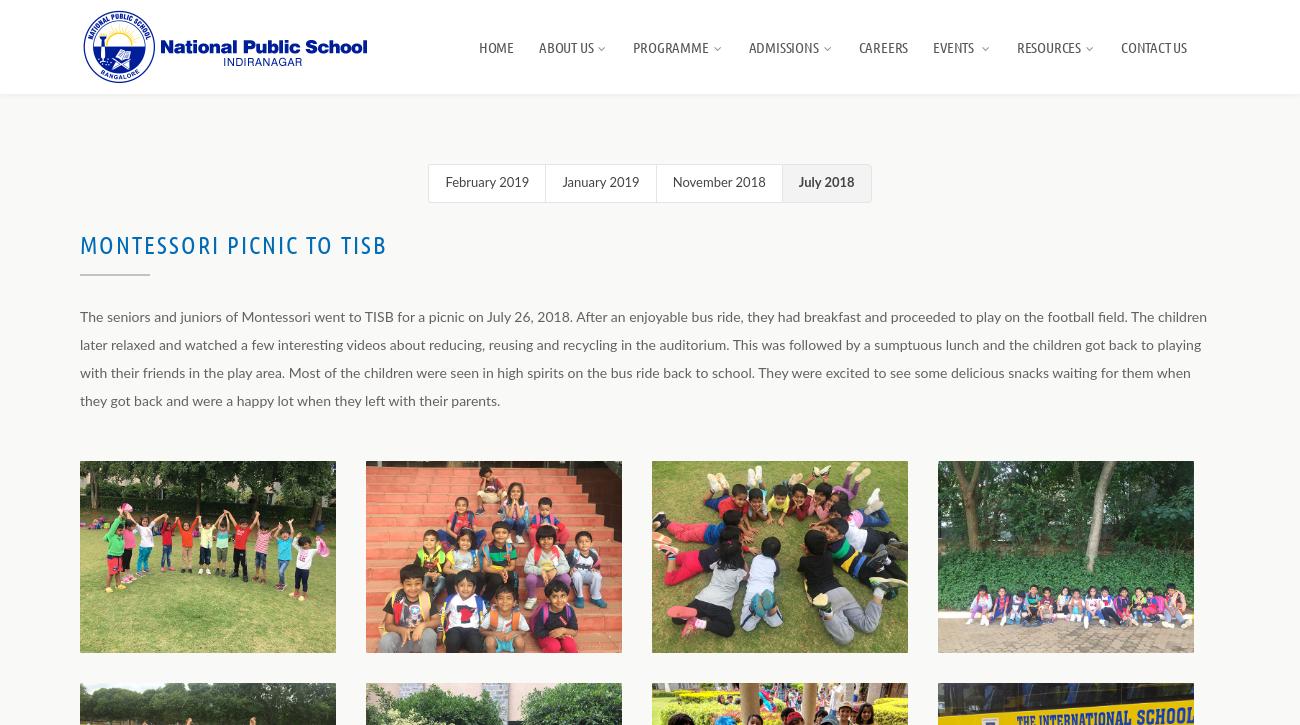 Image resolution: width=1300 pixels, height=725 pixels. What do you see at coordinates (1119, 46) in the screenshot?
I see `'Contact Us'` at bounding box center [1119, 46].